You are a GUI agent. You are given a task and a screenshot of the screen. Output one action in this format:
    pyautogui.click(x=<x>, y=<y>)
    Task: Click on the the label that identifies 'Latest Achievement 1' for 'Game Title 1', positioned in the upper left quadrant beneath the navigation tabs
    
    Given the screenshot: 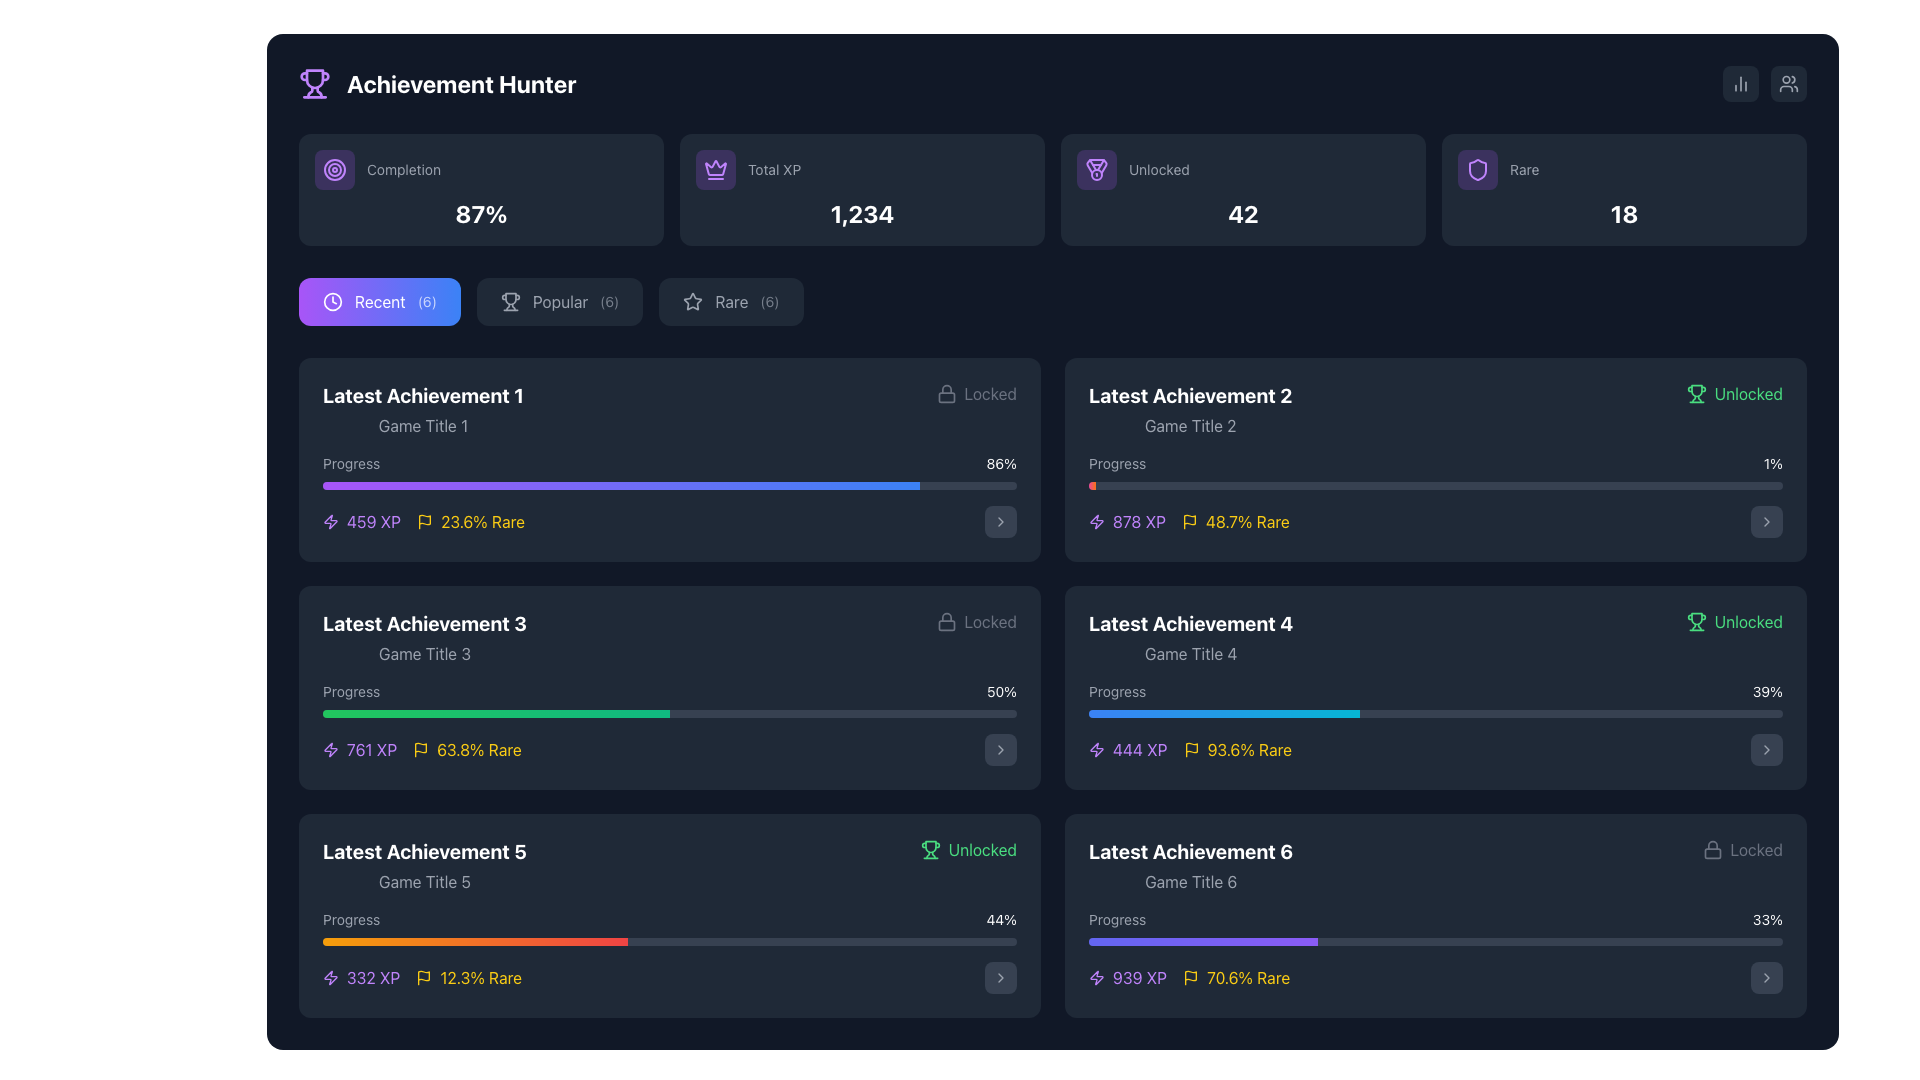 What is the action you would take?
    pyautogui.click(x=422, y=408)
    